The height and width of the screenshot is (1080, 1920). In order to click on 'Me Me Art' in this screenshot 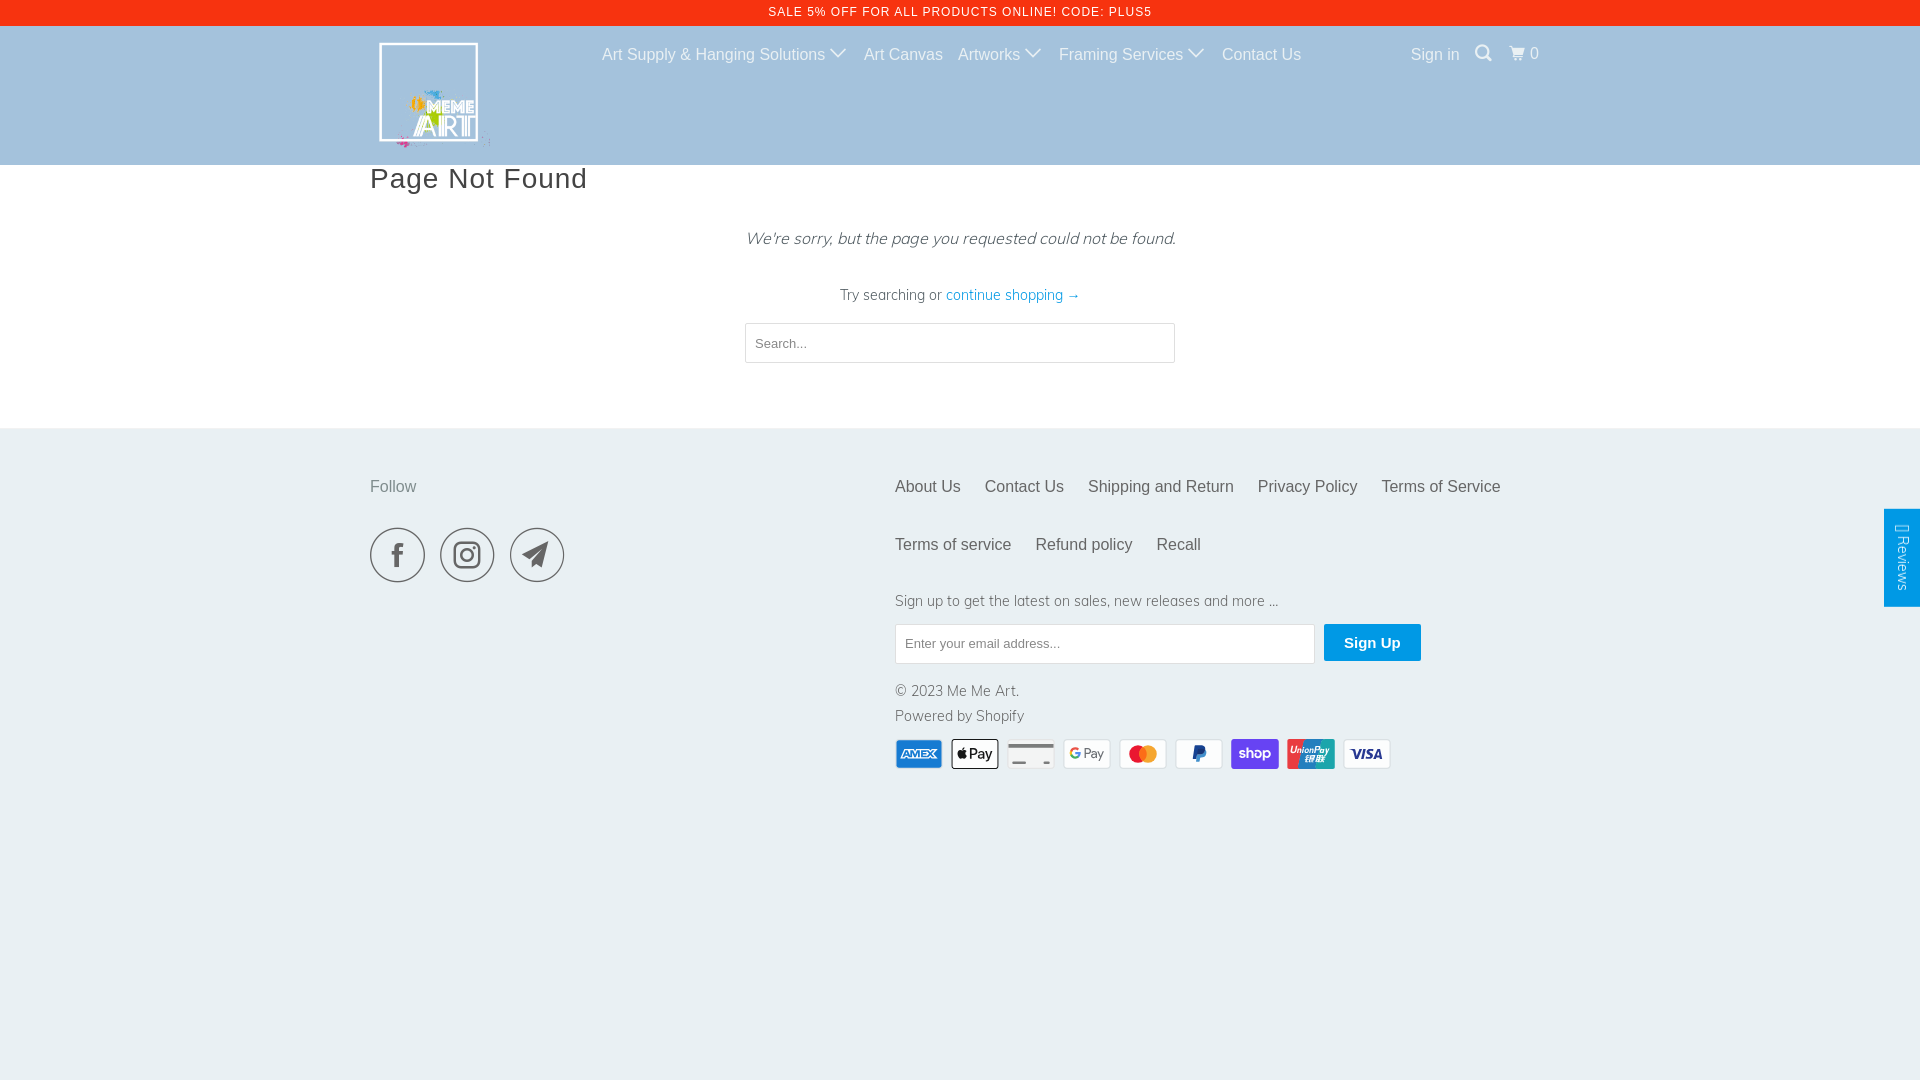, I will do `click(471, 95)`.